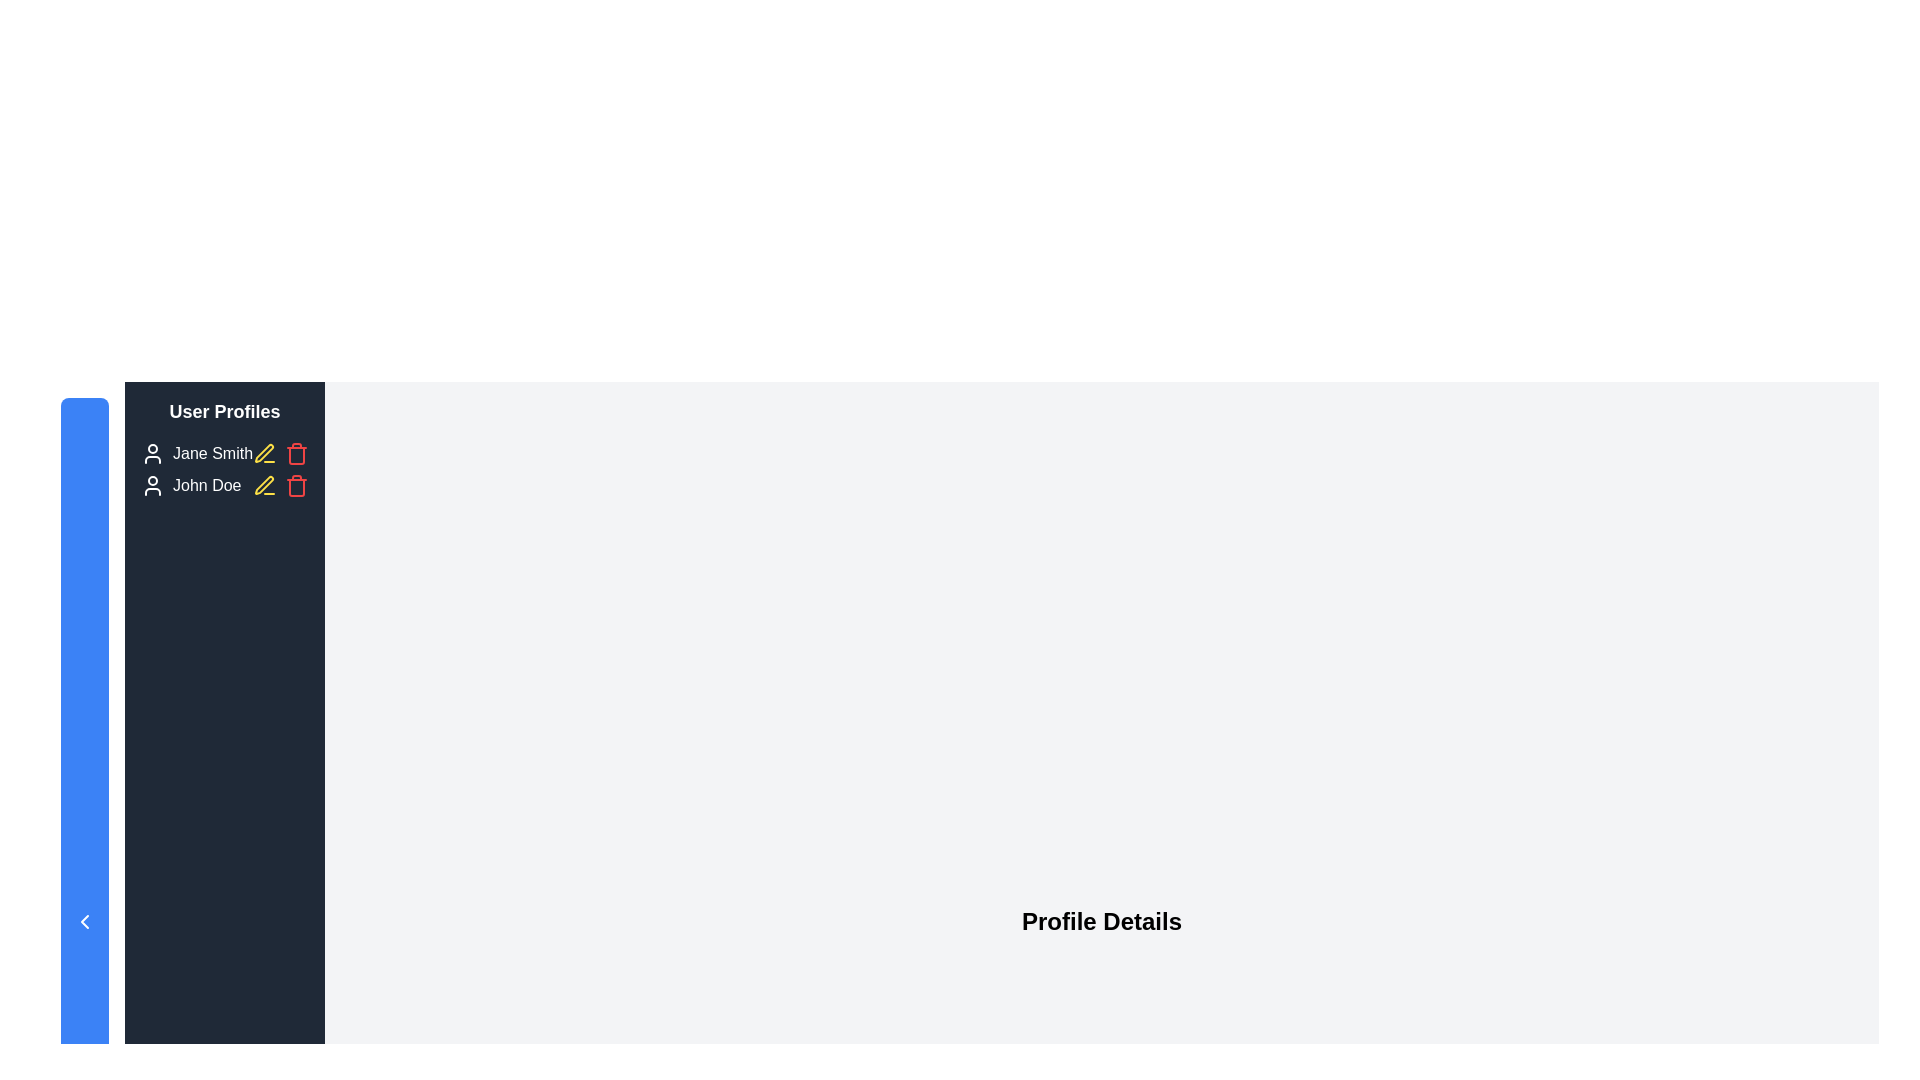 The height and width of the screenshot is (1080, 1920). Describe the element at coordinates (1101, 921) in the screenshot. I see `the heading element labeled 'Profile Details' which serves as the title indicating the focus of the current page or section` at that location.